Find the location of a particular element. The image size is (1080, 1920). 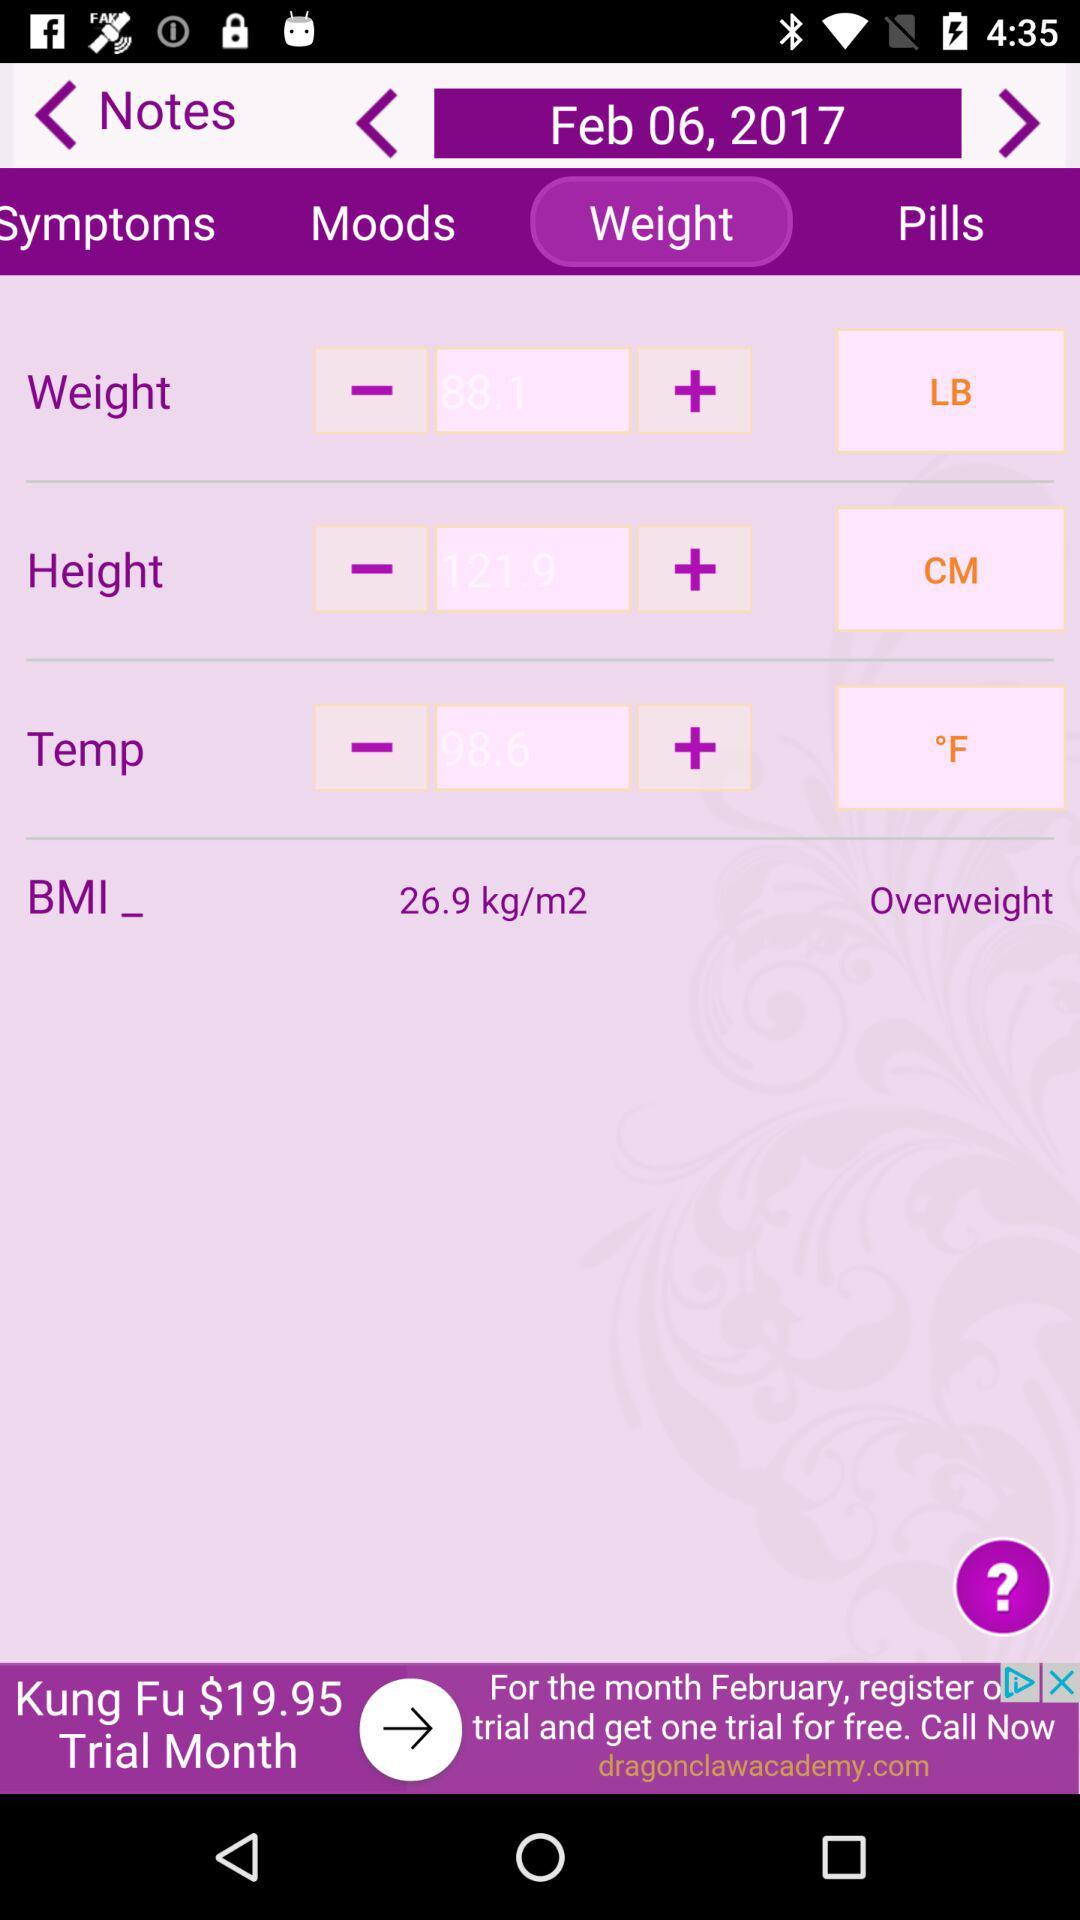

increase temp is located at coordinates (693, 746).